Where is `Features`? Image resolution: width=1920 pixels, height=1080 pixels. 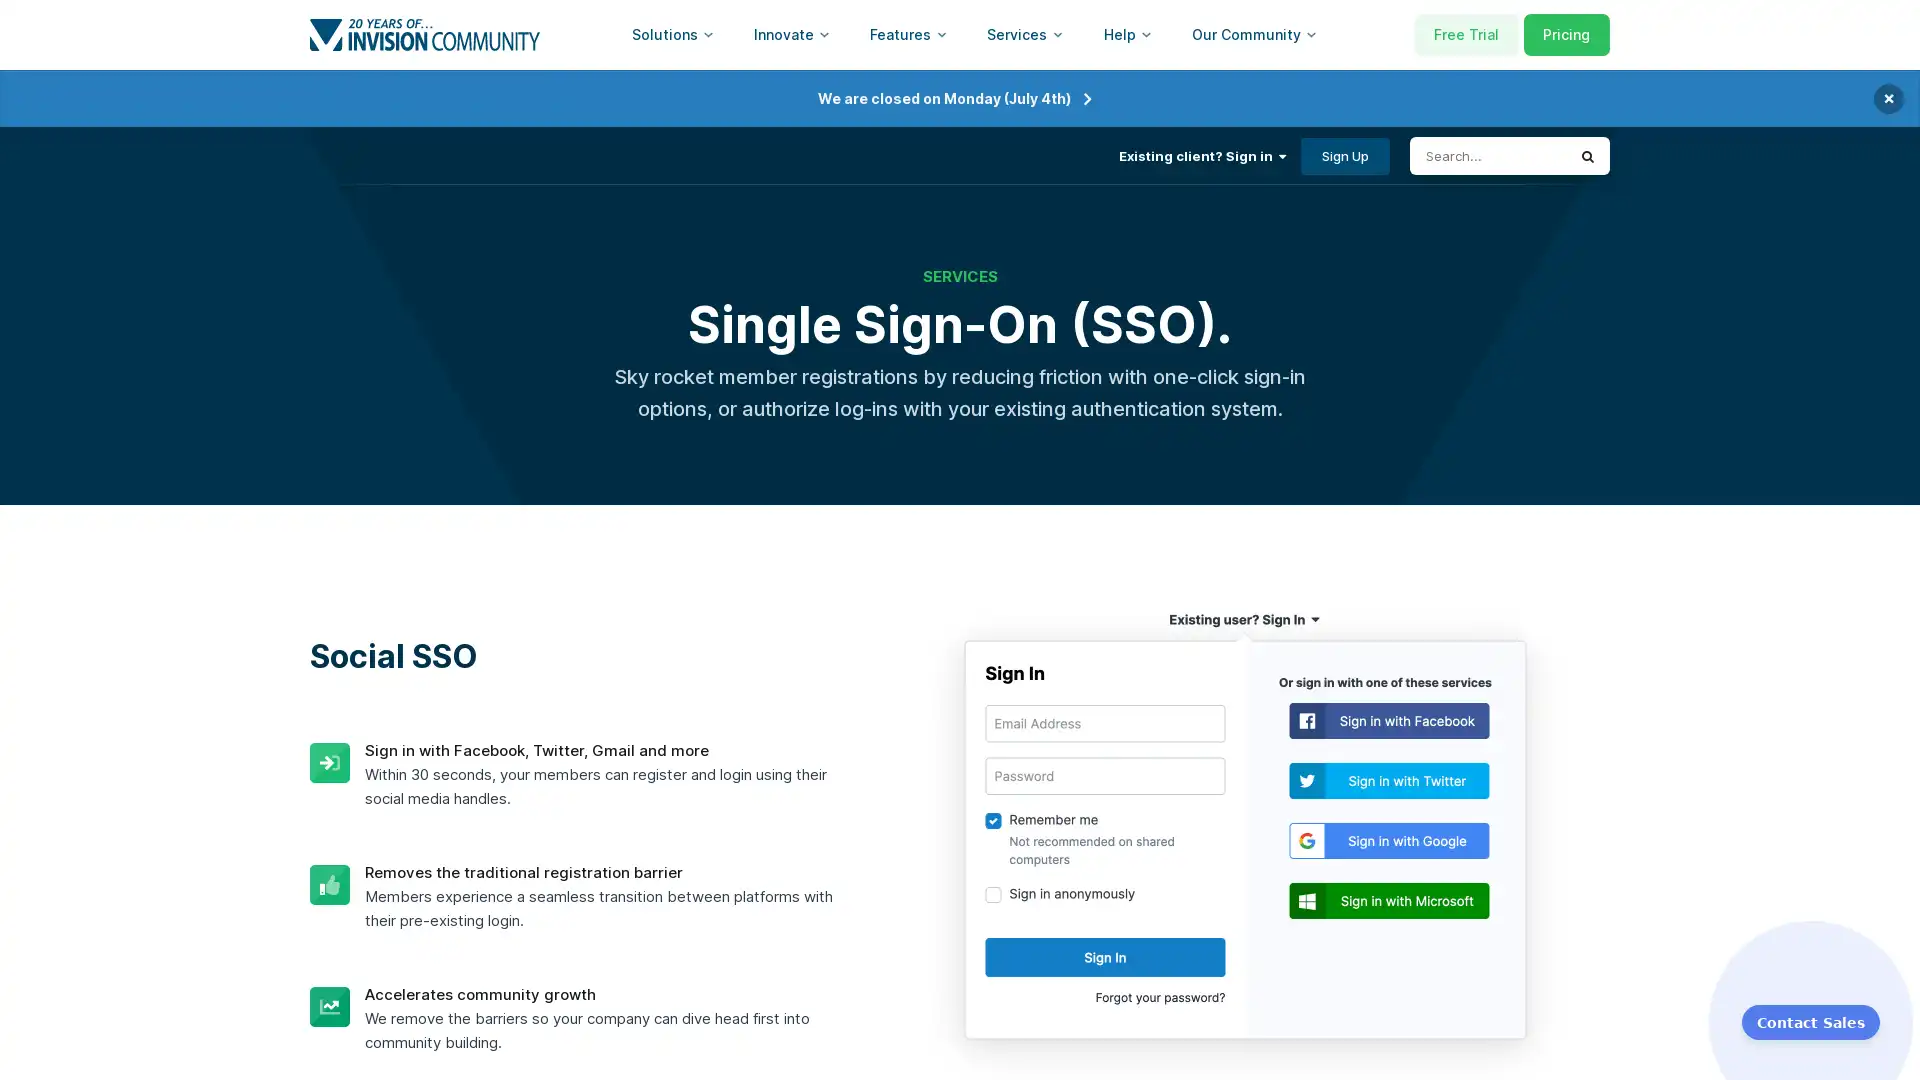
Features is located at coordinates (907, 34).